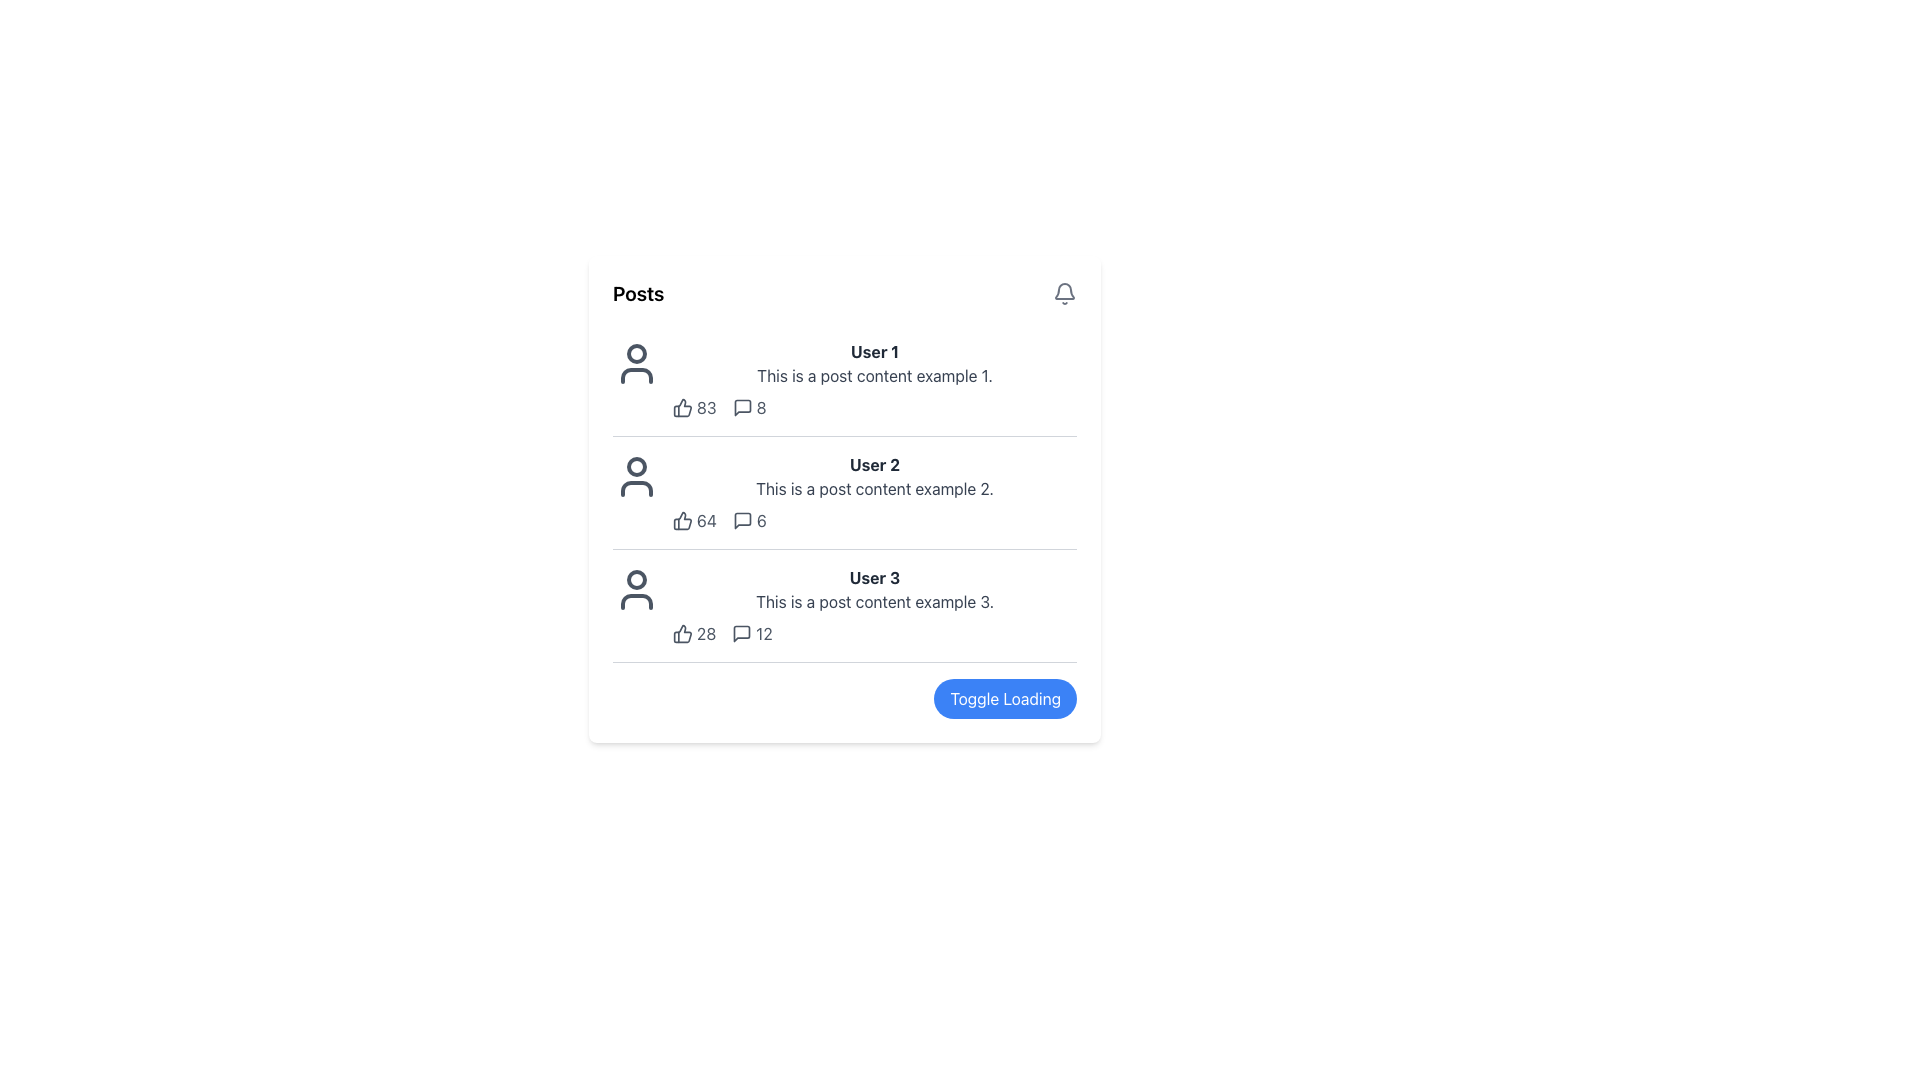 Image resolution: width=1920 pixels, height=1080 pixels. I want to click on the thumbs-up icon, which is a vector graphic resembling a hand with a thumbs-up gesture, positioned near the upper left region of the interface, adjacent to the post content of 'User 1', so click(682, 407).